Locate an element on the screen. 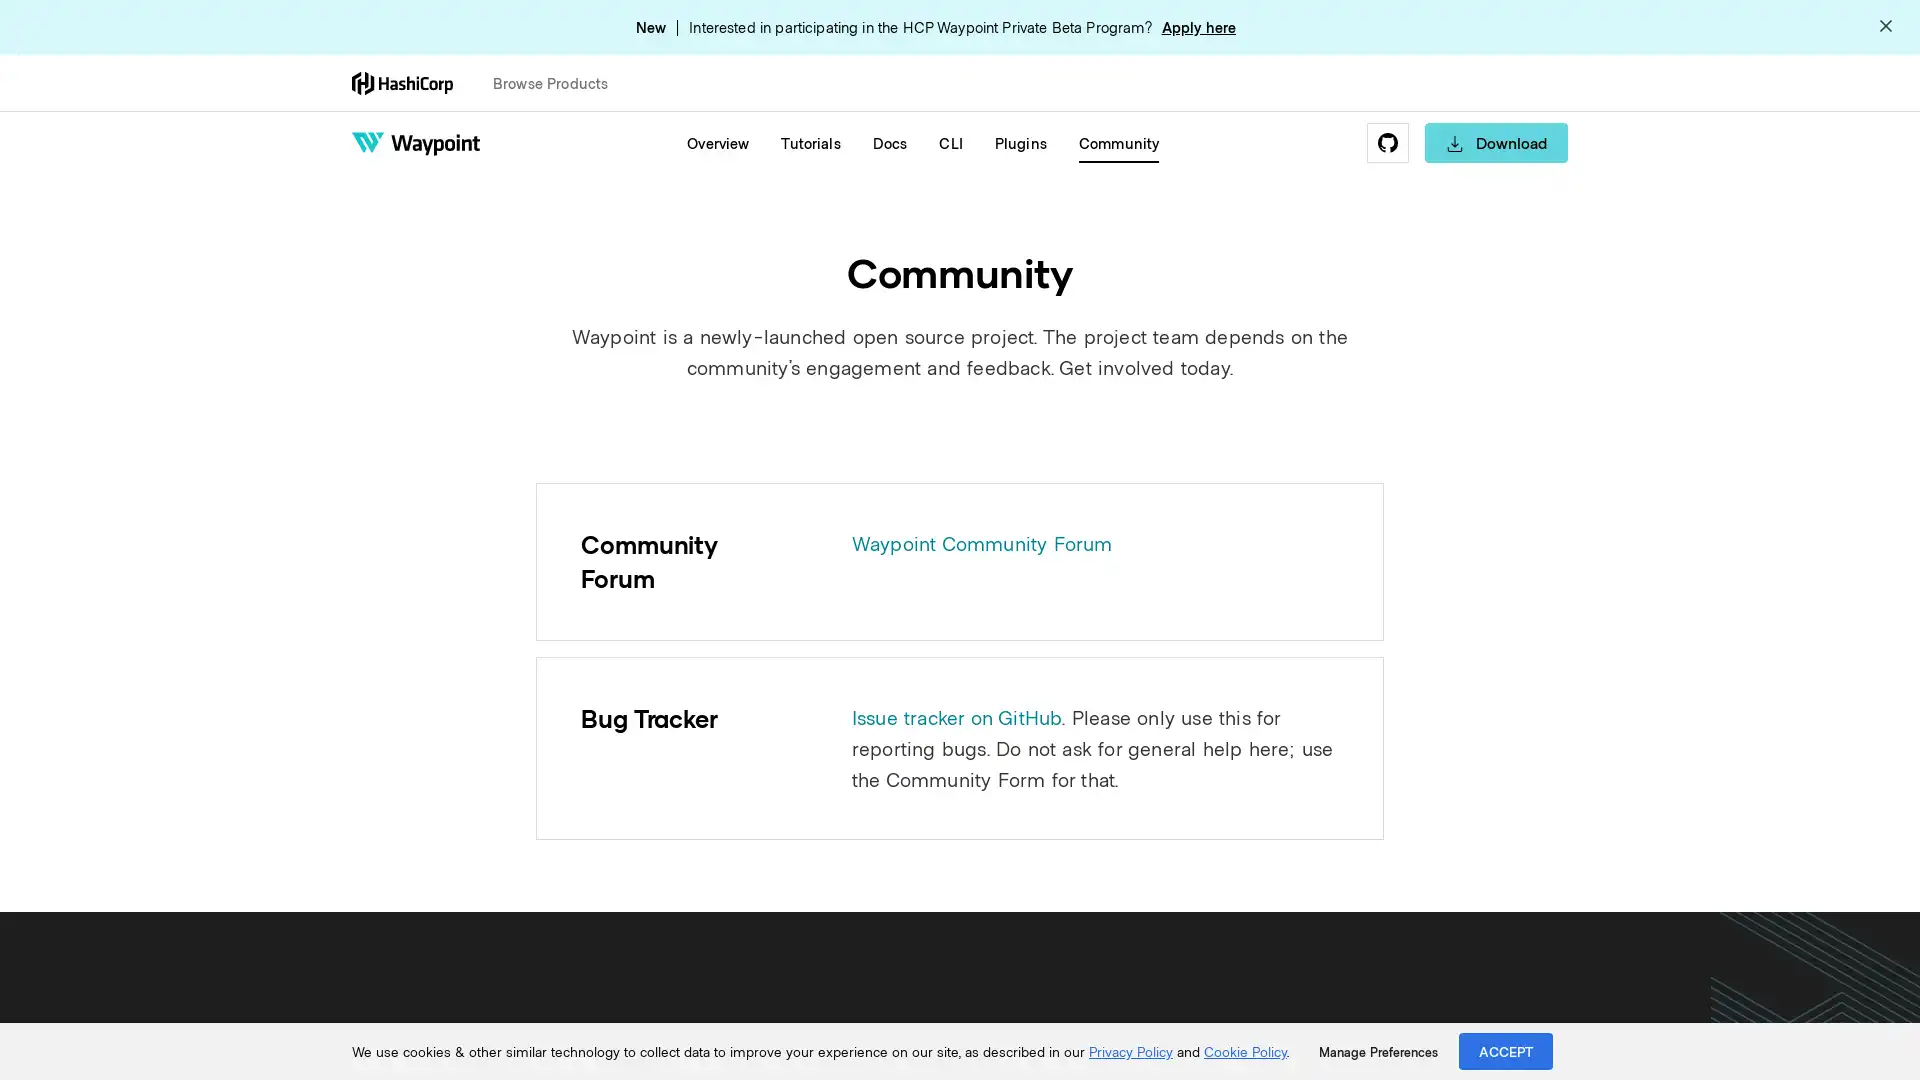  ACCEPT is located at coordinates (1506, 1050).